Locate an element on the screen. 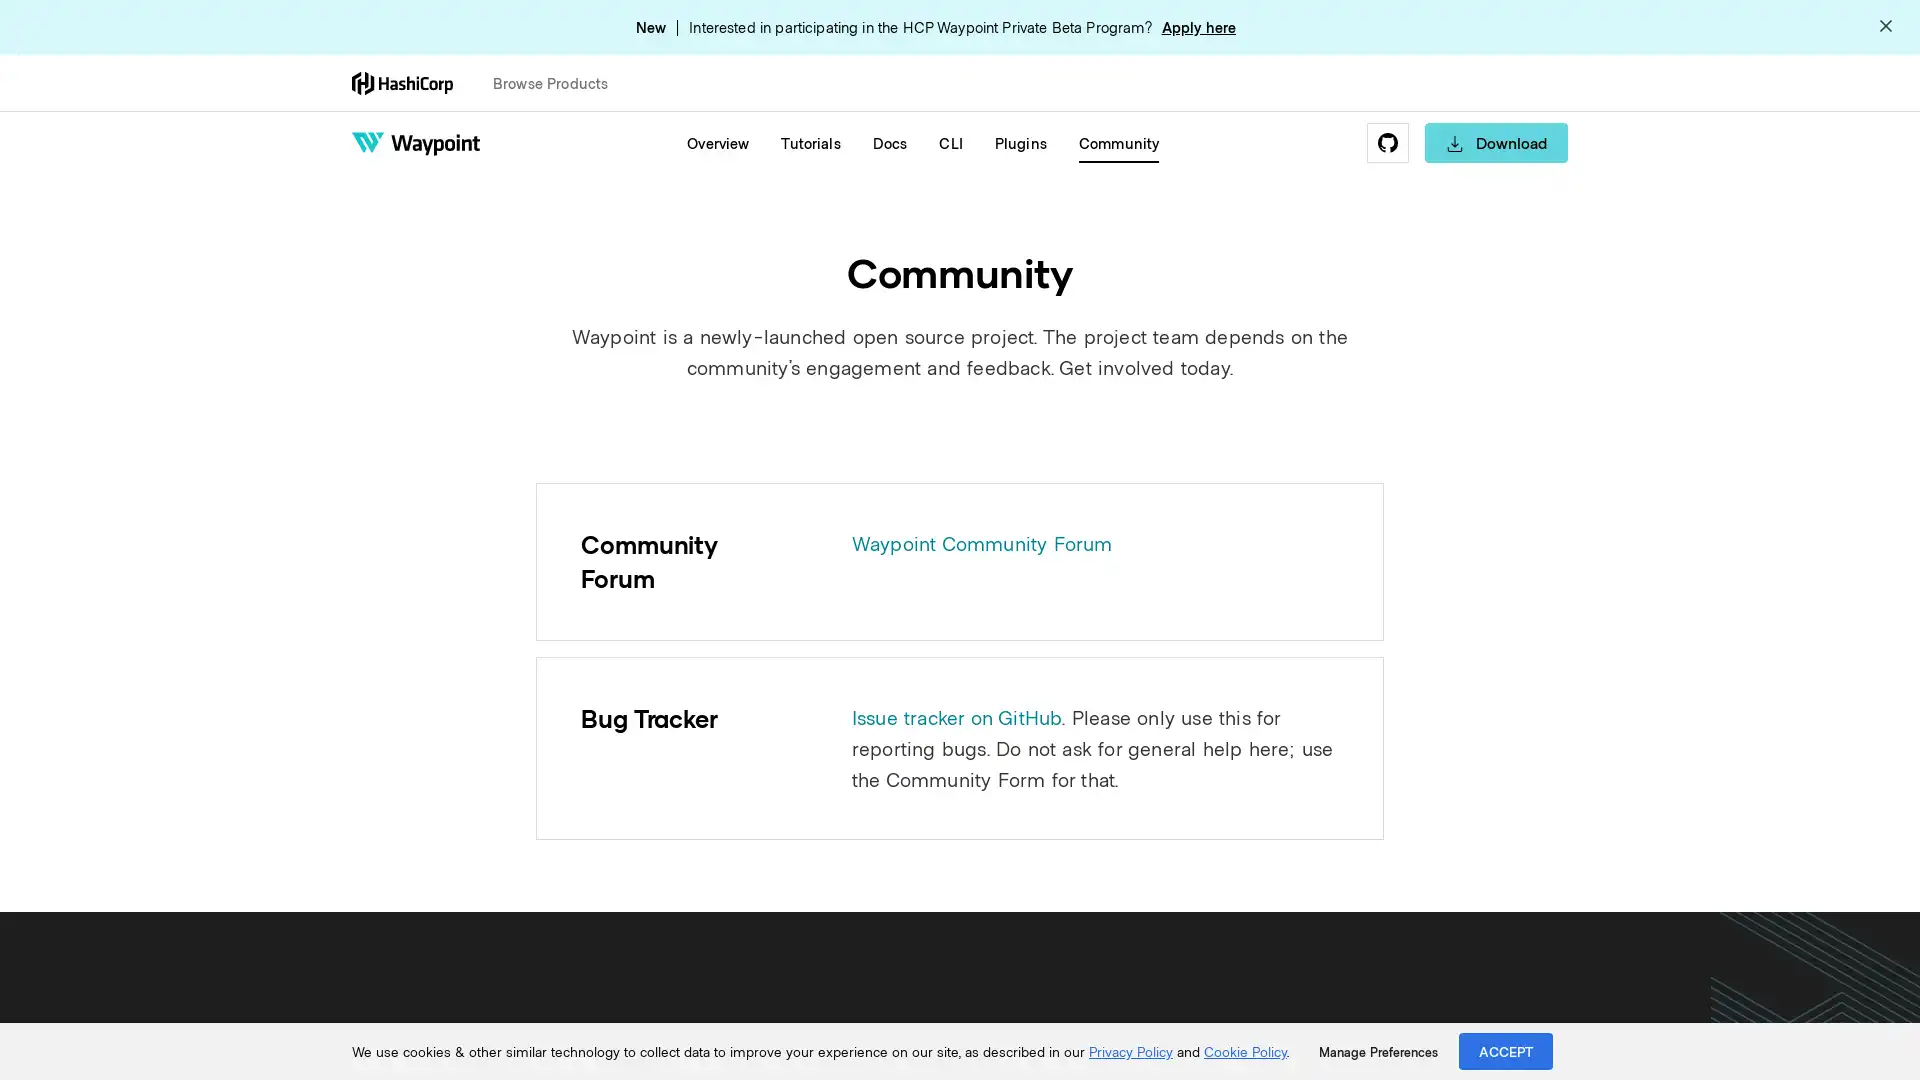  ACCEPT is located at coordinates (1506, 1050).